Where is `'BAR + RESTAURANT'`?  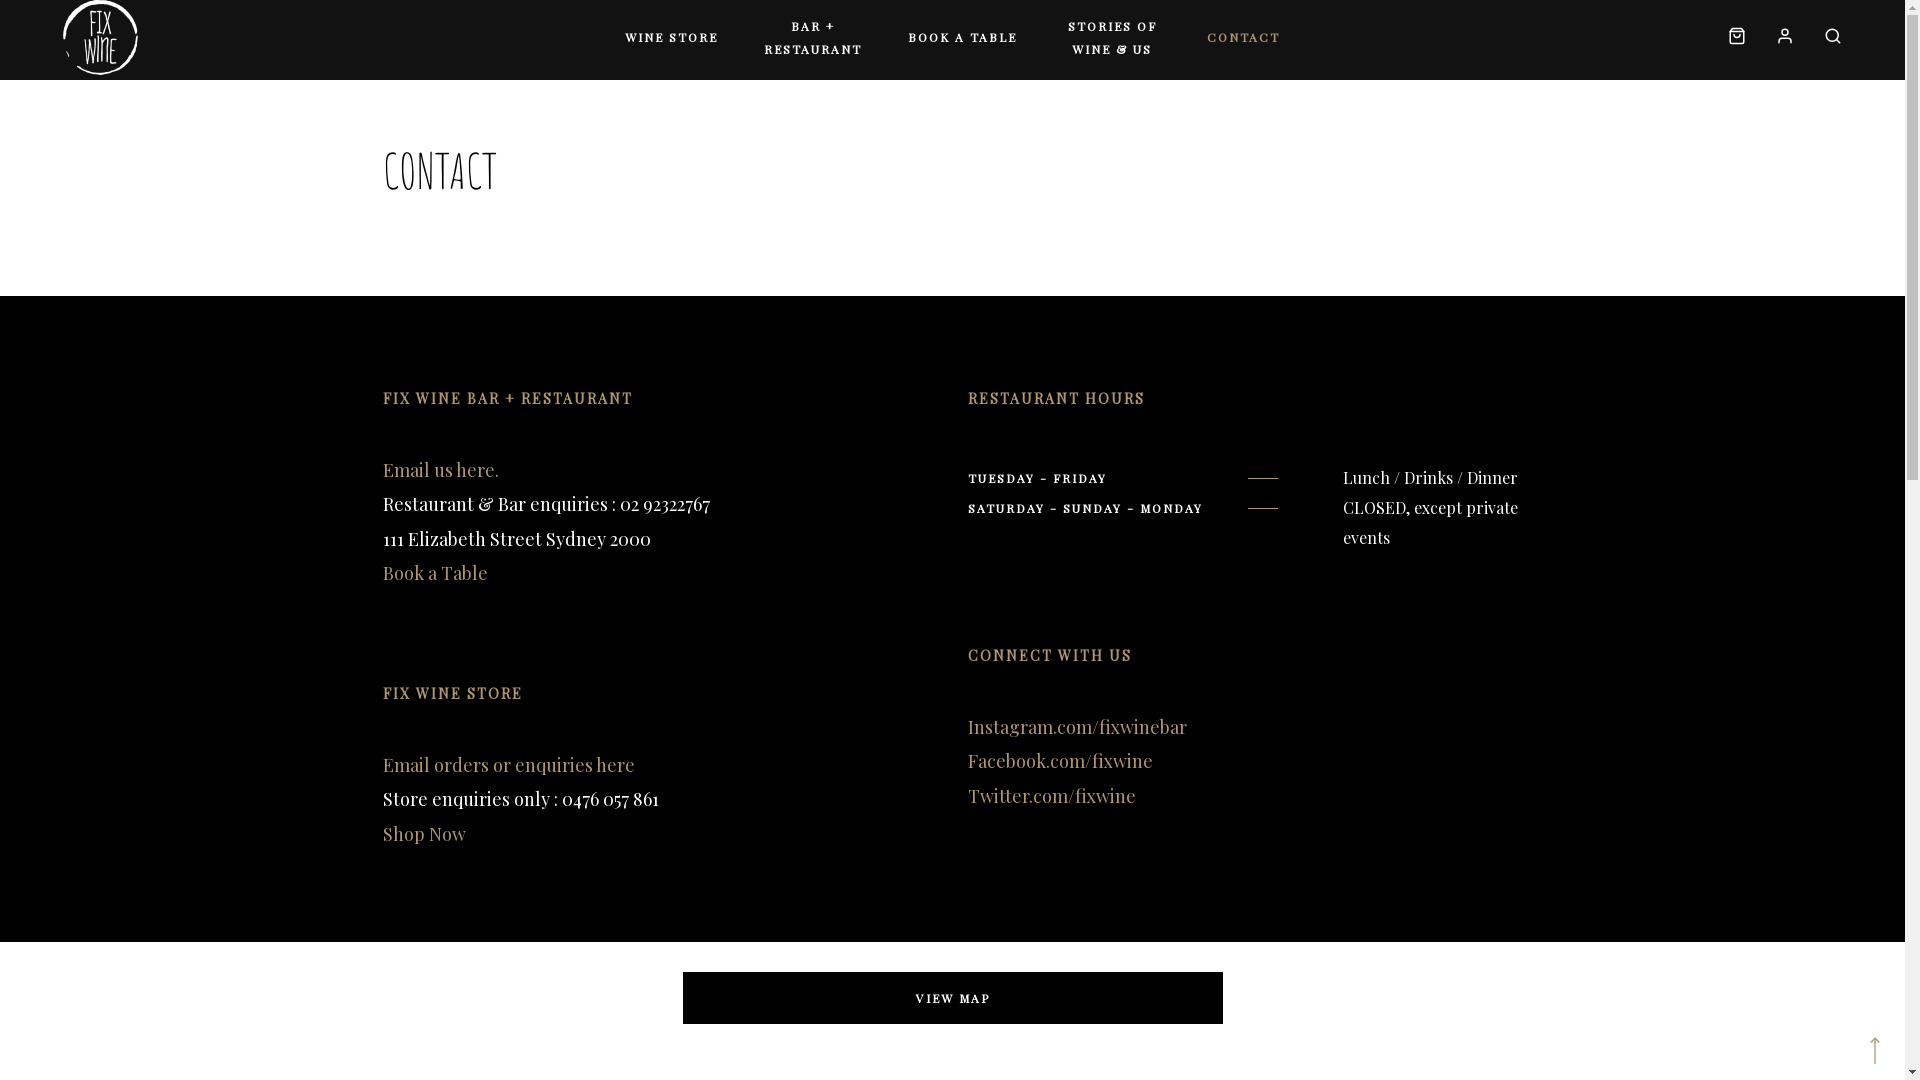 'BAR + RESTAURANT' is located at coordinates (732, 38).